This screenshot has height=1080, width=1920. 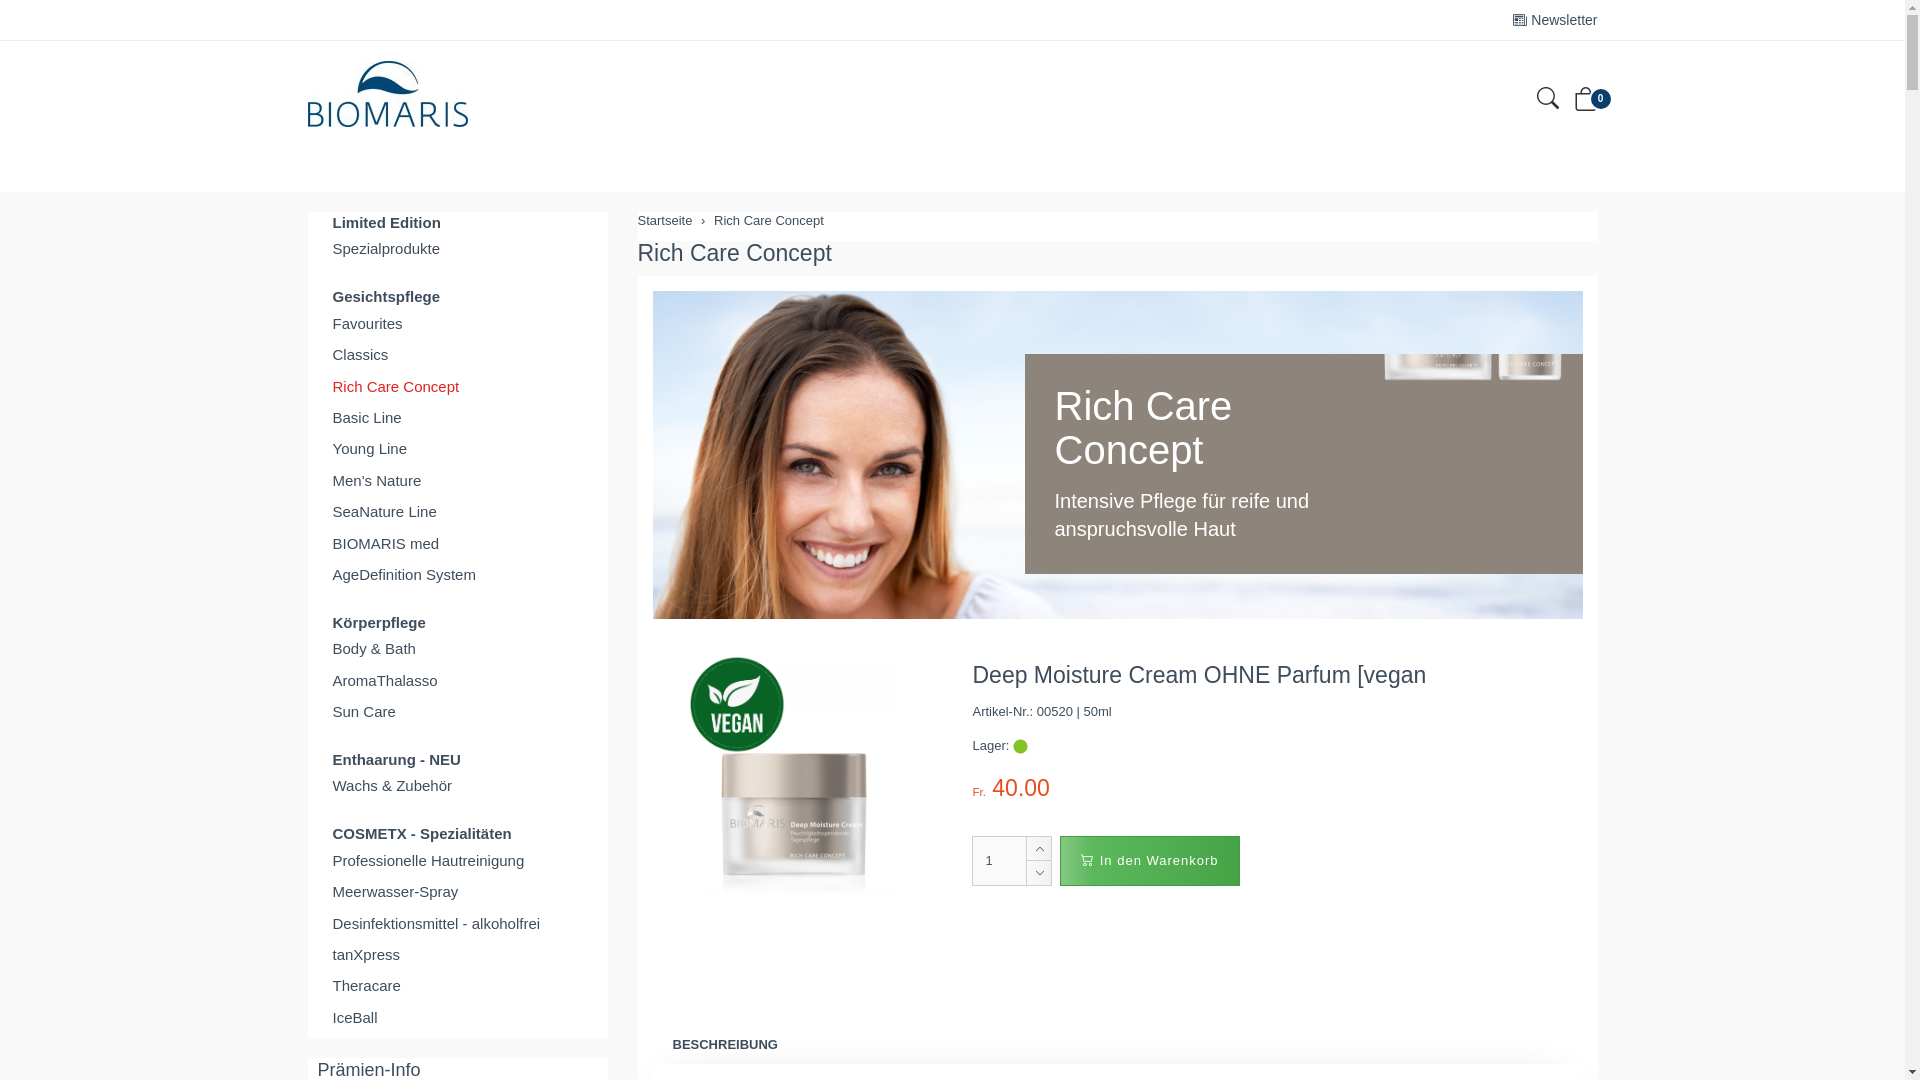 I want to click on 'tanXpress', so click(x=316, y=953).